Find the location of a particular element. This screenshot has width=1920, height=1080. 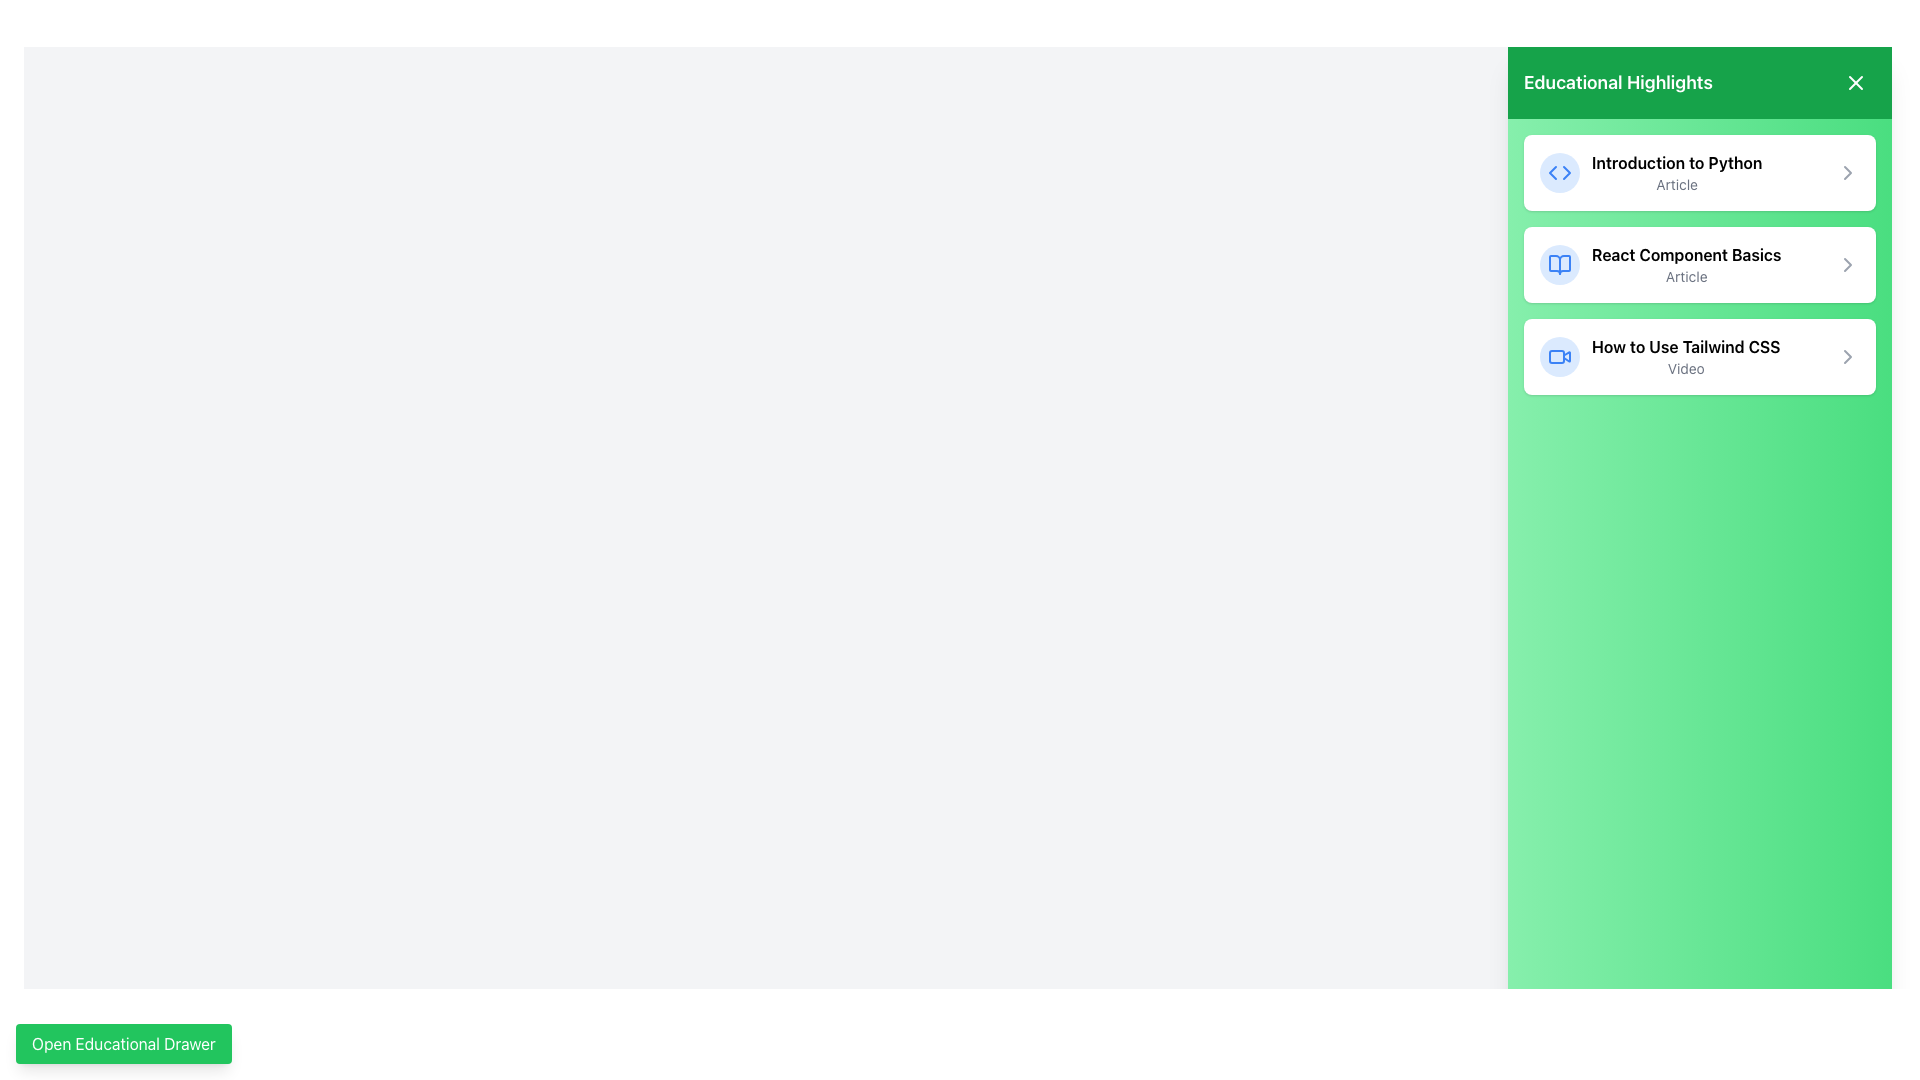

'Educational Highlights' header text, which is a green-colored title styled in white, bold font, located near the upper-left corner of the sidebar is located at coordinates (1618, 82).